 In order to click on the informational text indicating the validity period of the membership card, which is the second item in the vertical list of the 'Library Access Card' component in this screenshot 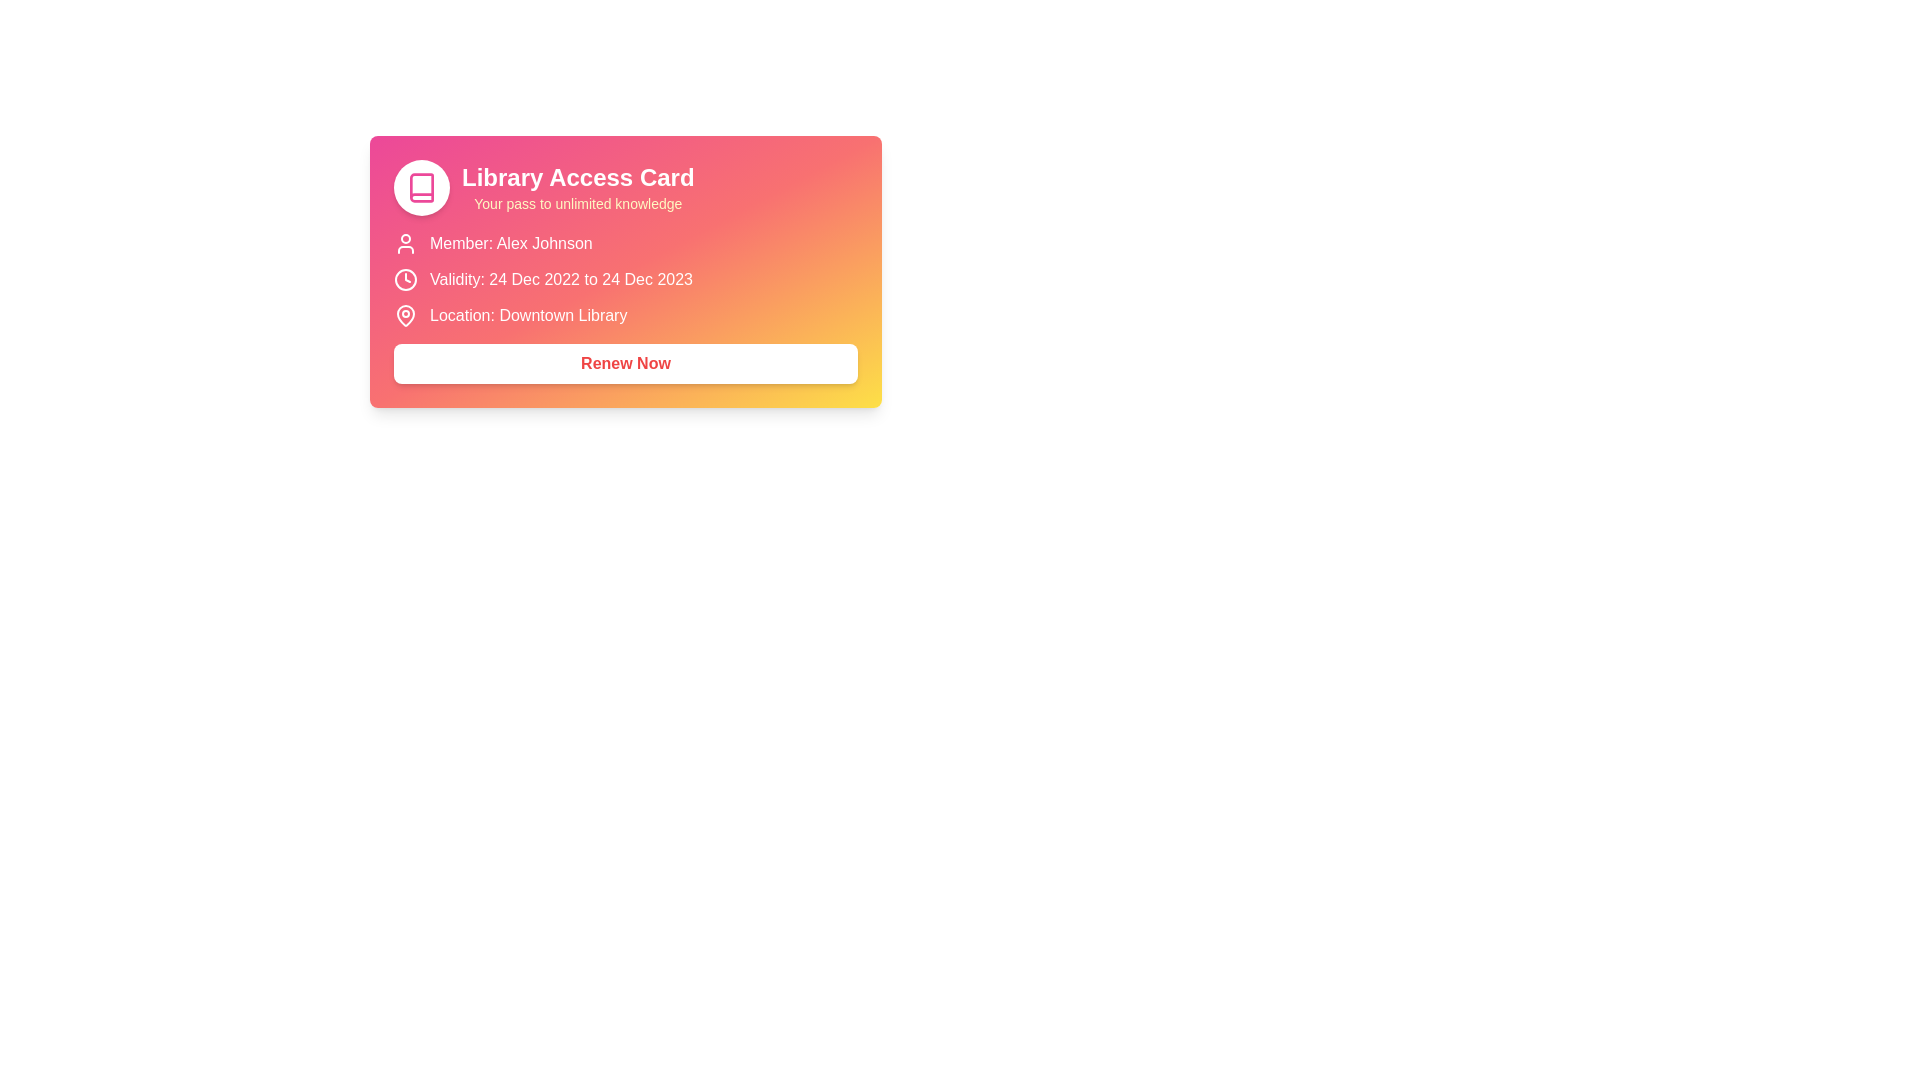, I will do `click(624, 280)`.